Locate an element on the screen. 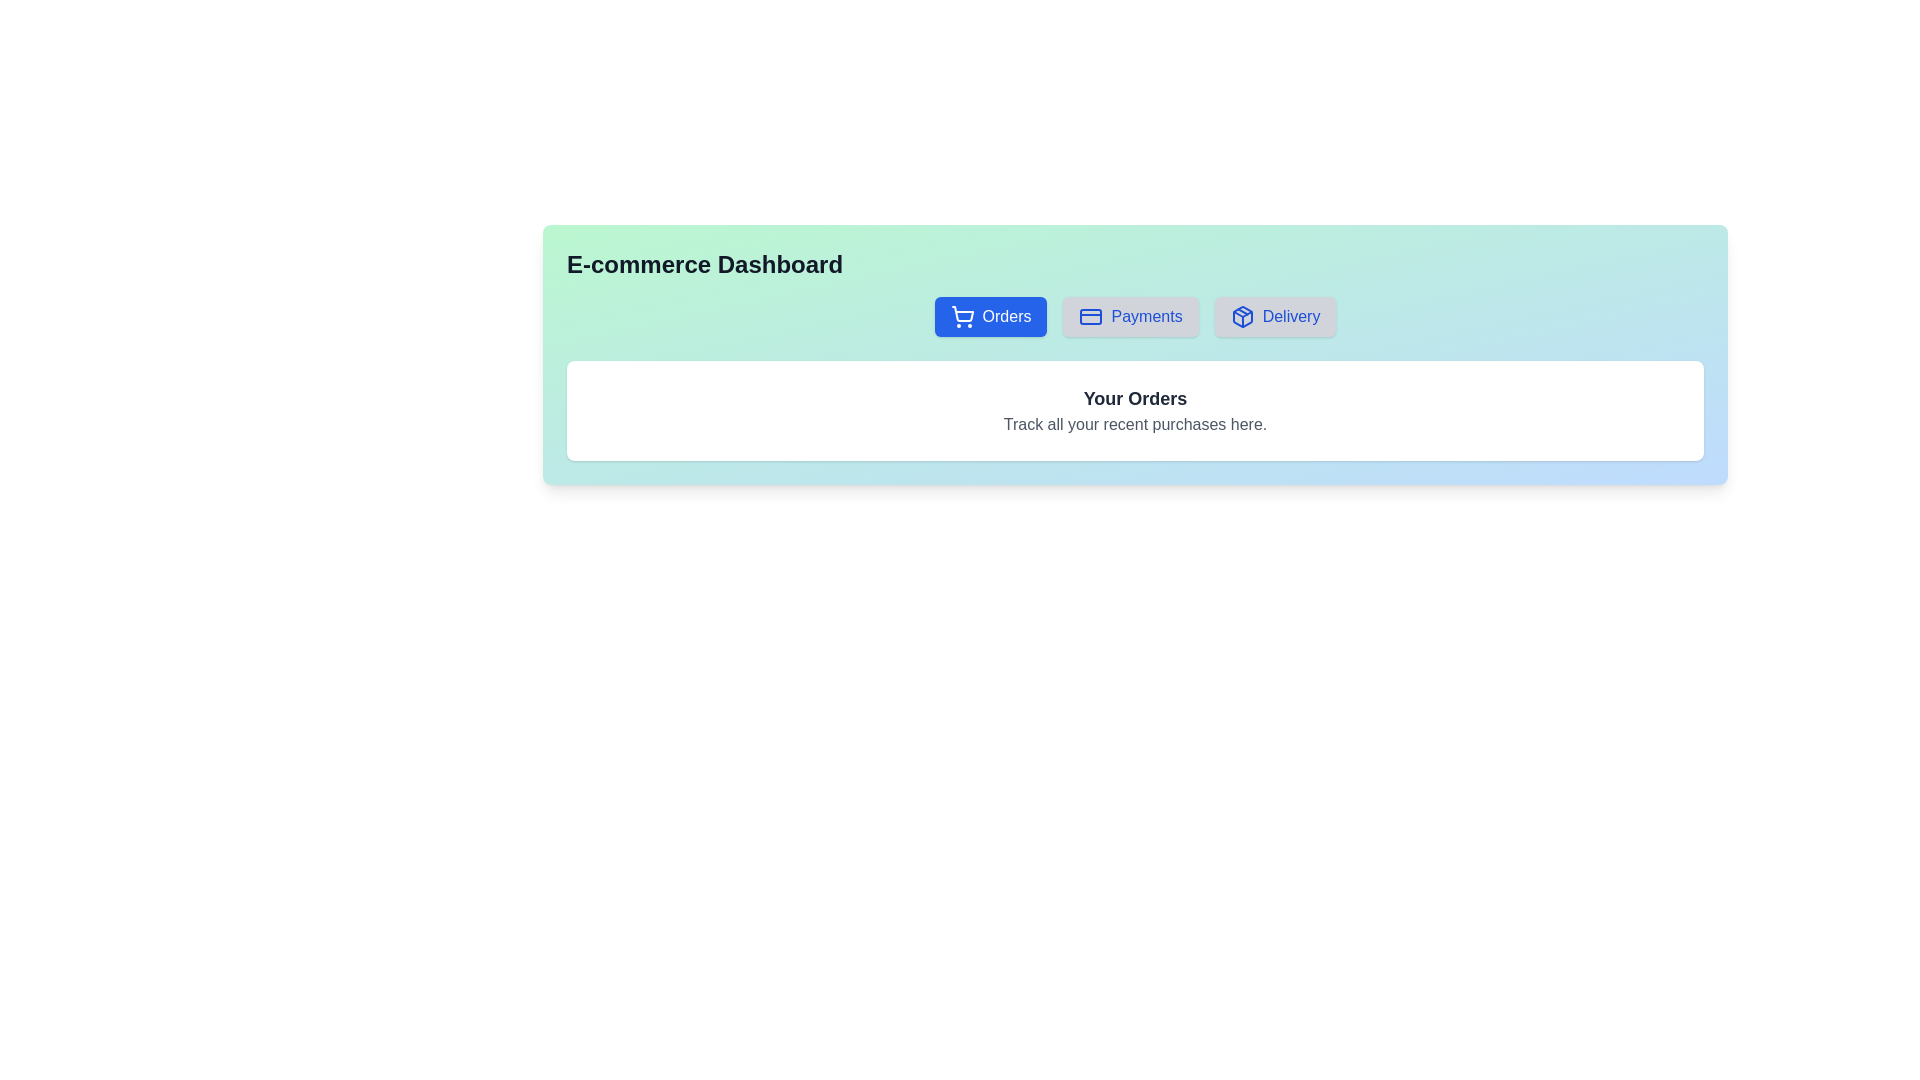 The height and width of the screenshot is (1080, 1920). the Text block that describes the section's purpose for tracking recent purchases, located just below the main heading 'Your Orders' is located at coordinates (1135, 423).